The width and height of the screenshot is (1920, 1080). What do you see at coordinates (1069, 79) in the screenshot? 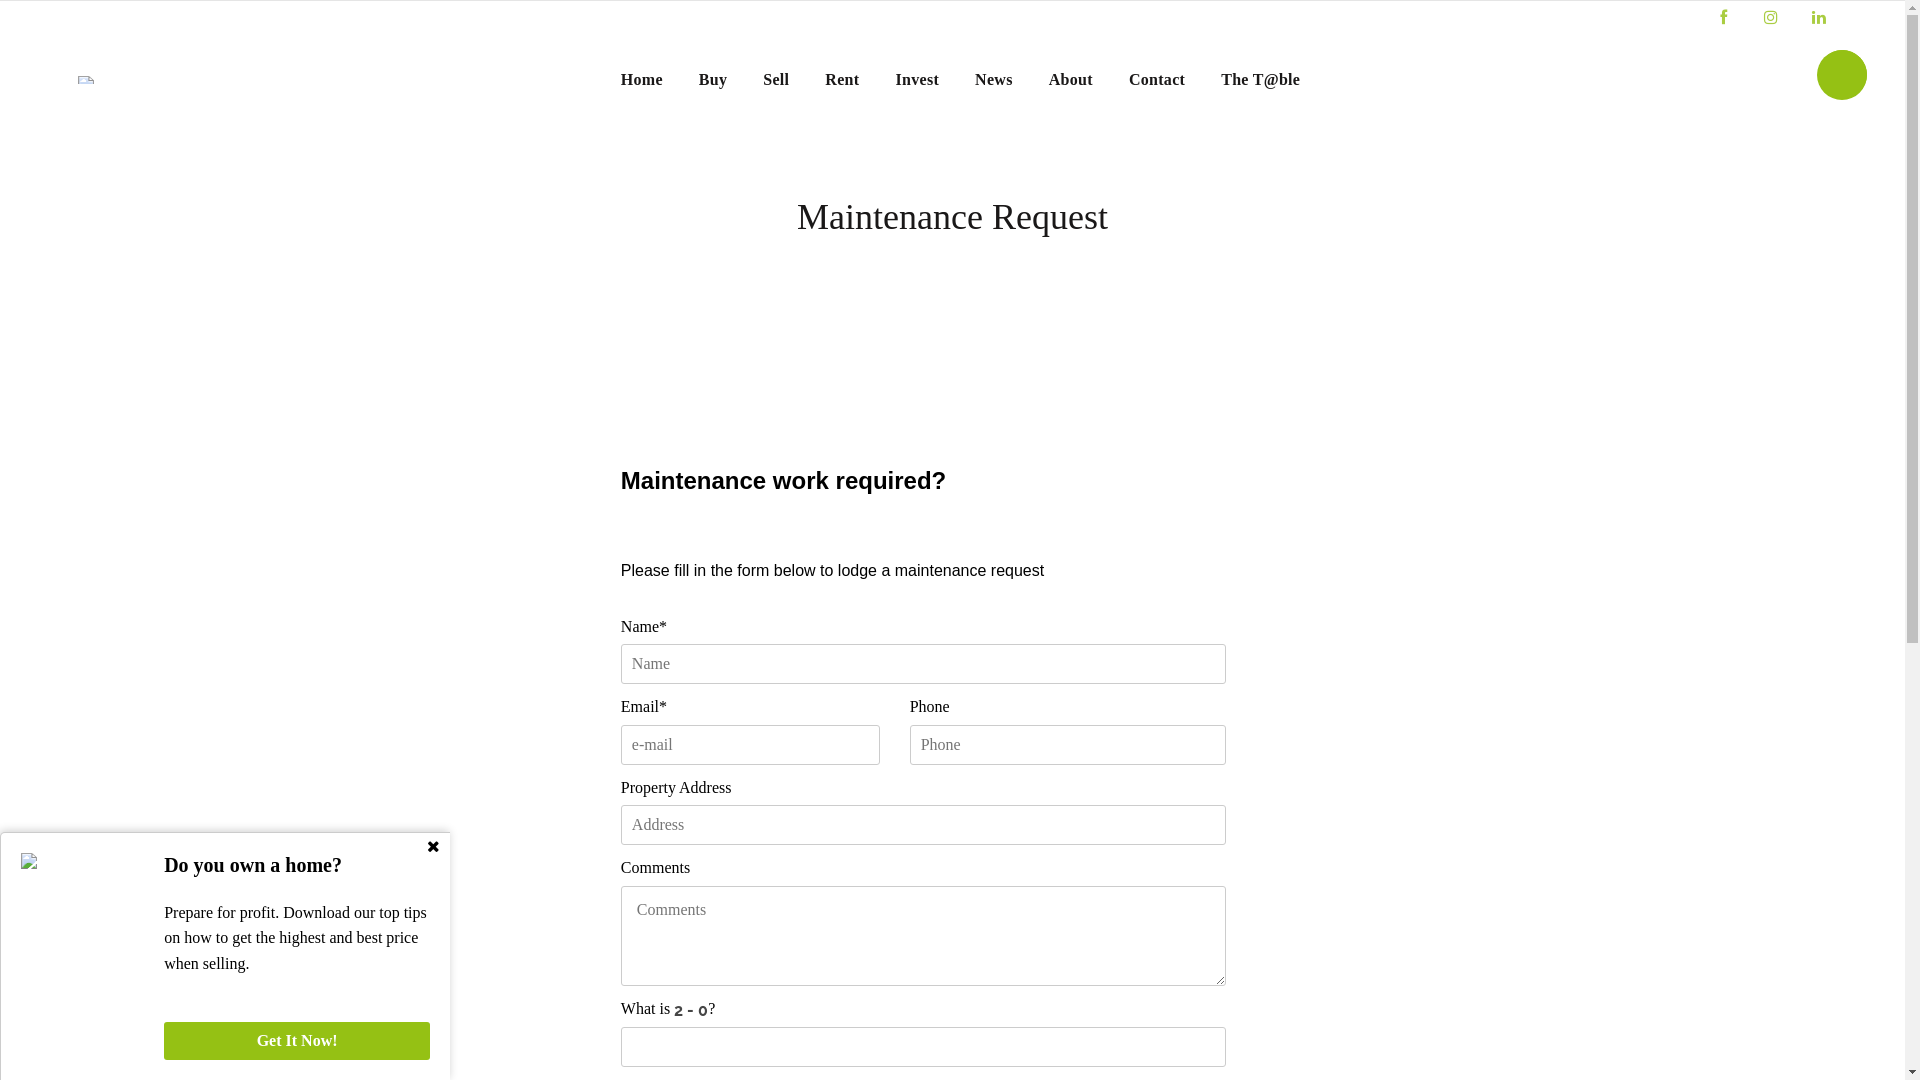
I see `'About'` at bounding box center [1069, 79].